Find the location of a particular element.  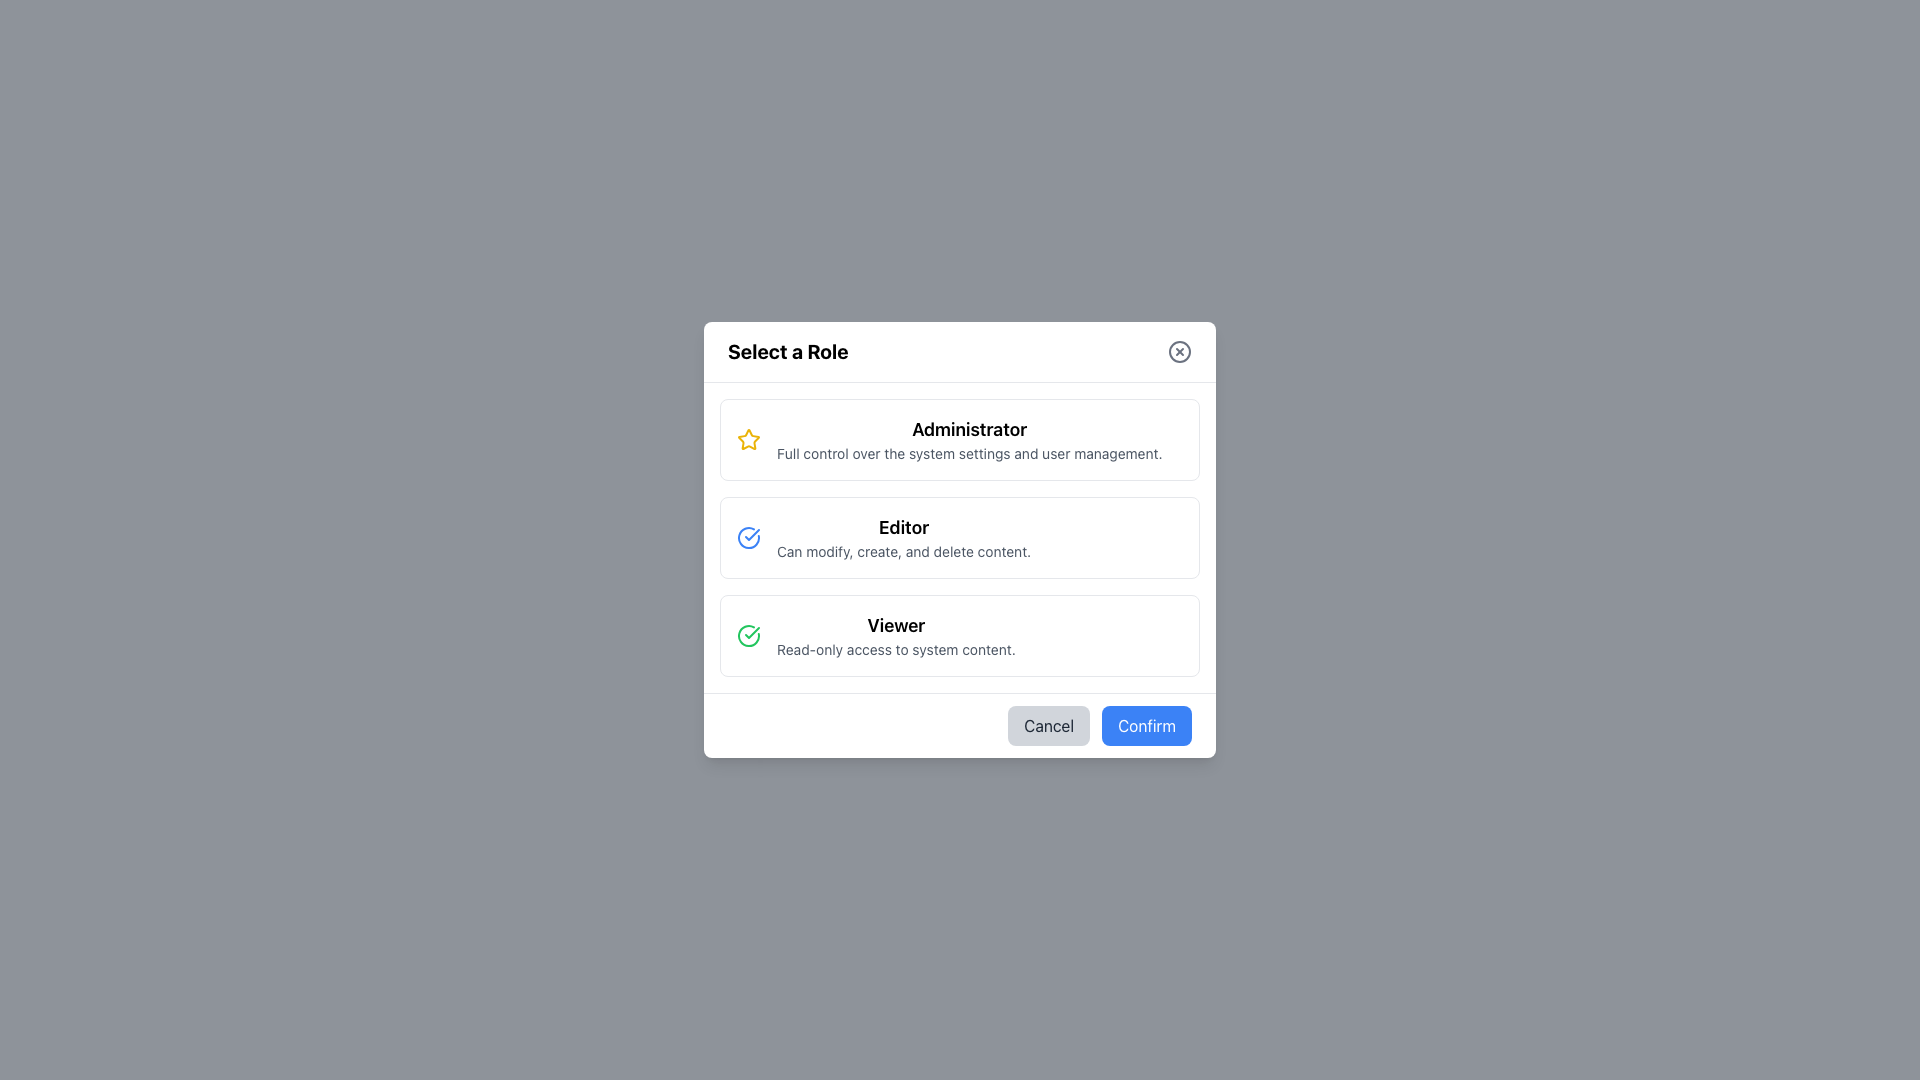

the Close Button, which is a circular button with an 'X' icon, located at the top-right corner of the dialog box next to the header 'Select a Role' is located at coordinates (1180, 350).